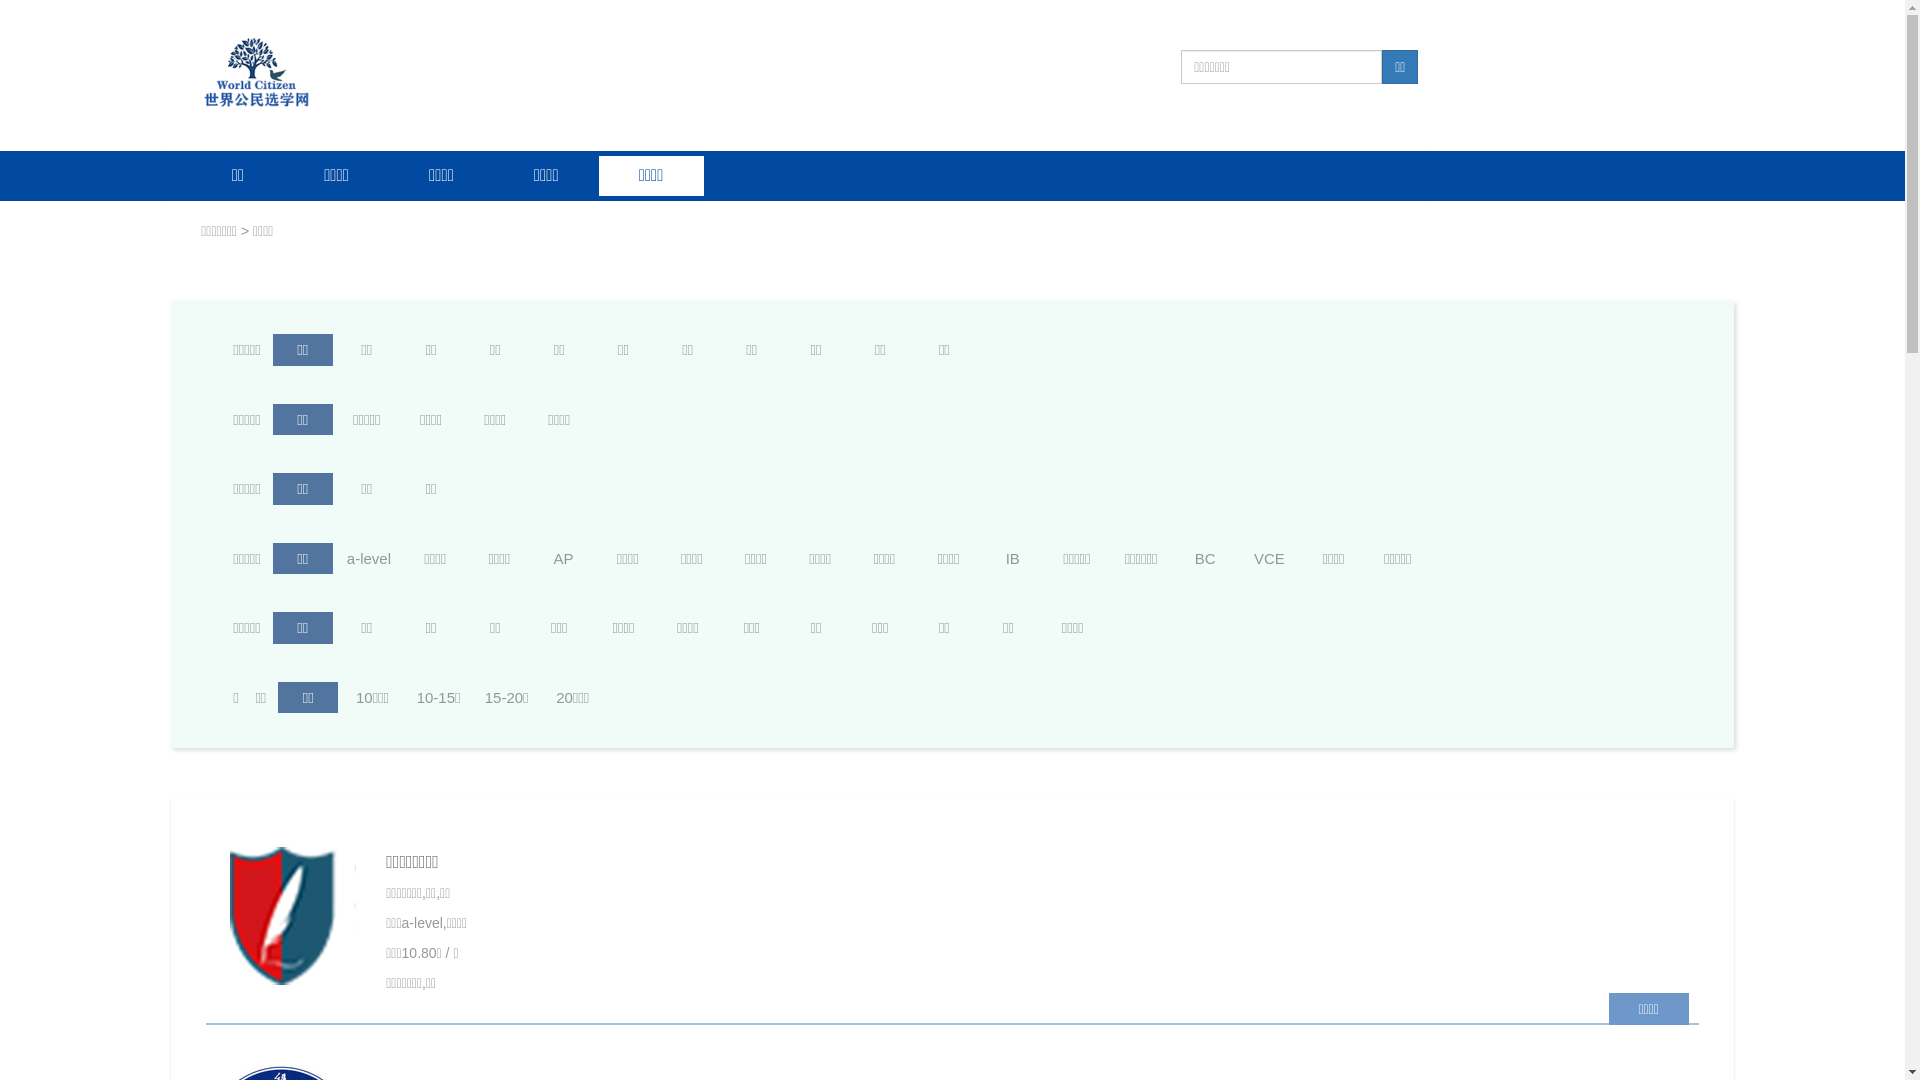  Describe the element at coordinates (563, 558) in the screenshot. I see `'AP'` at that location.